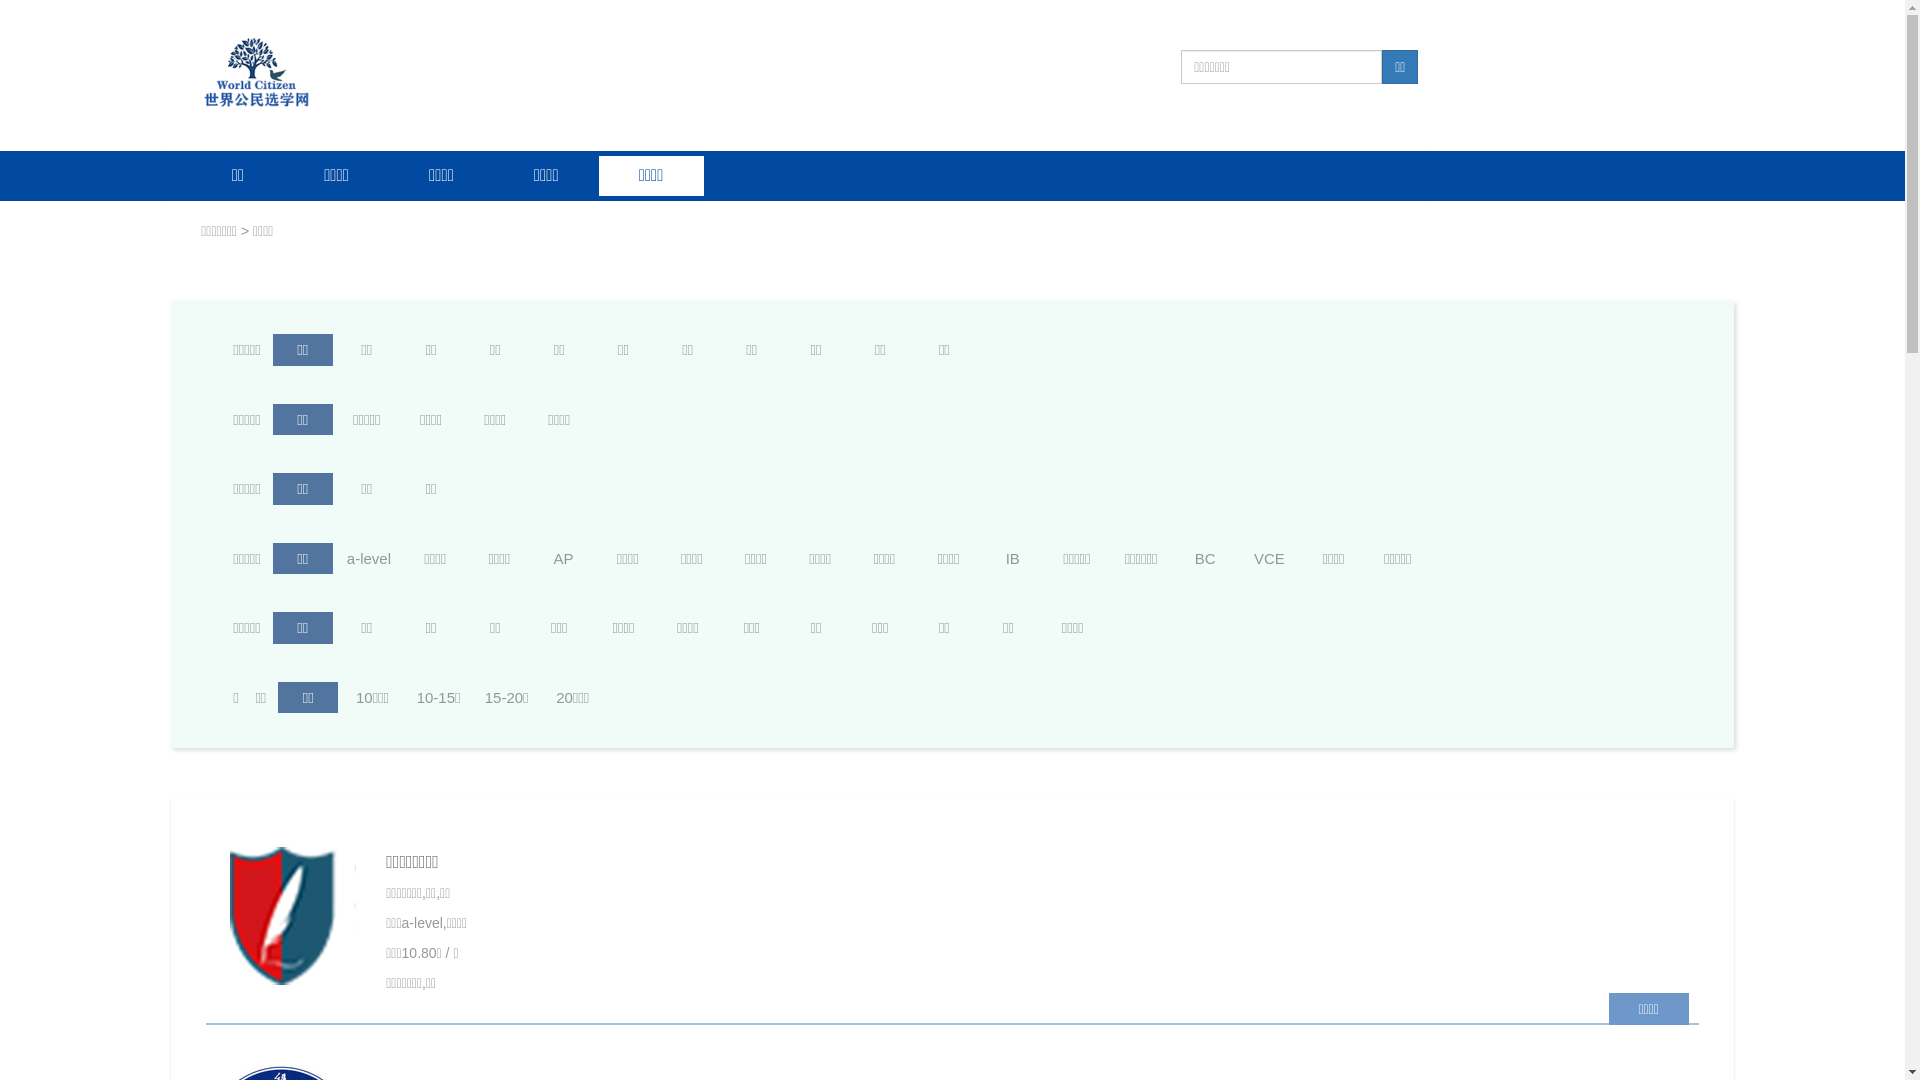  Describe the element at coordinates (563, 558) in the screenshot. I see `'AP'` at that location.